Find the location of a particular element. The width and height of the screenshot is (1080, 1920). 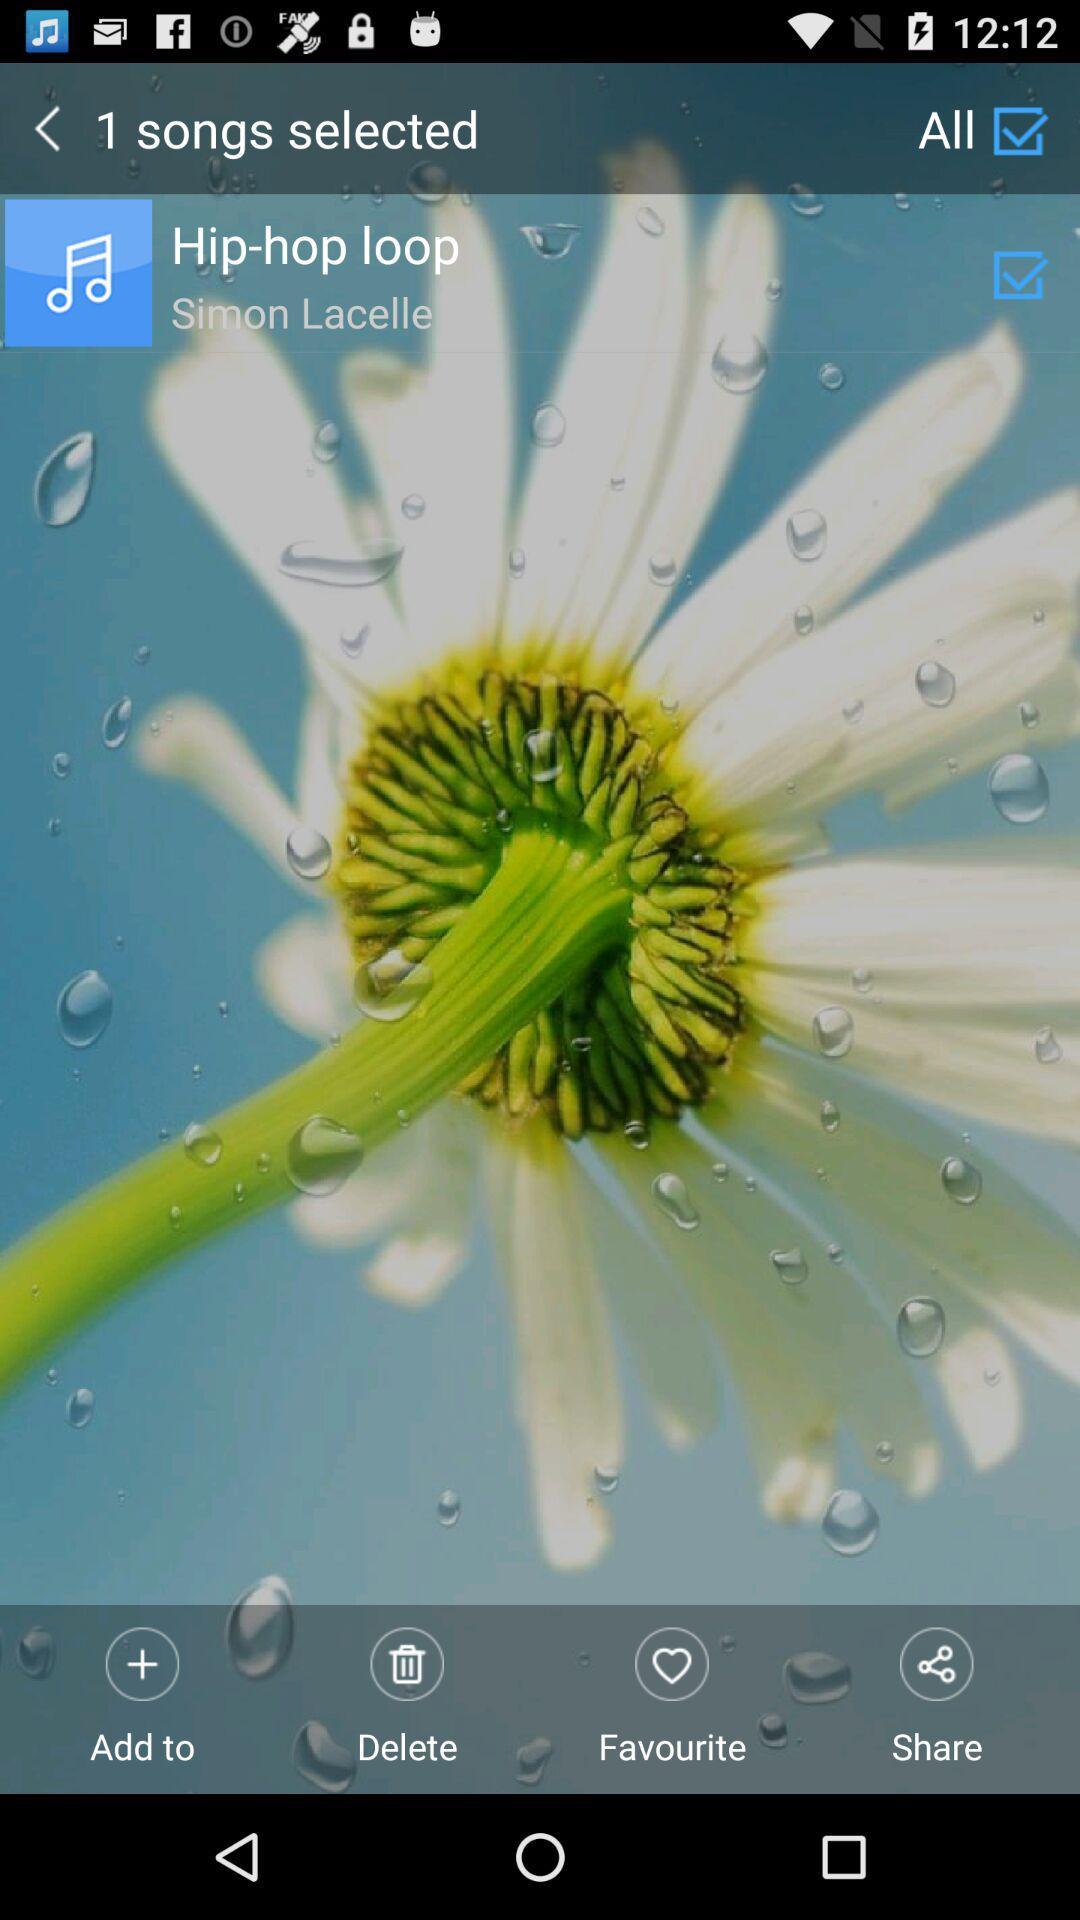

the item above the add to is located at coordinates (581, 308).